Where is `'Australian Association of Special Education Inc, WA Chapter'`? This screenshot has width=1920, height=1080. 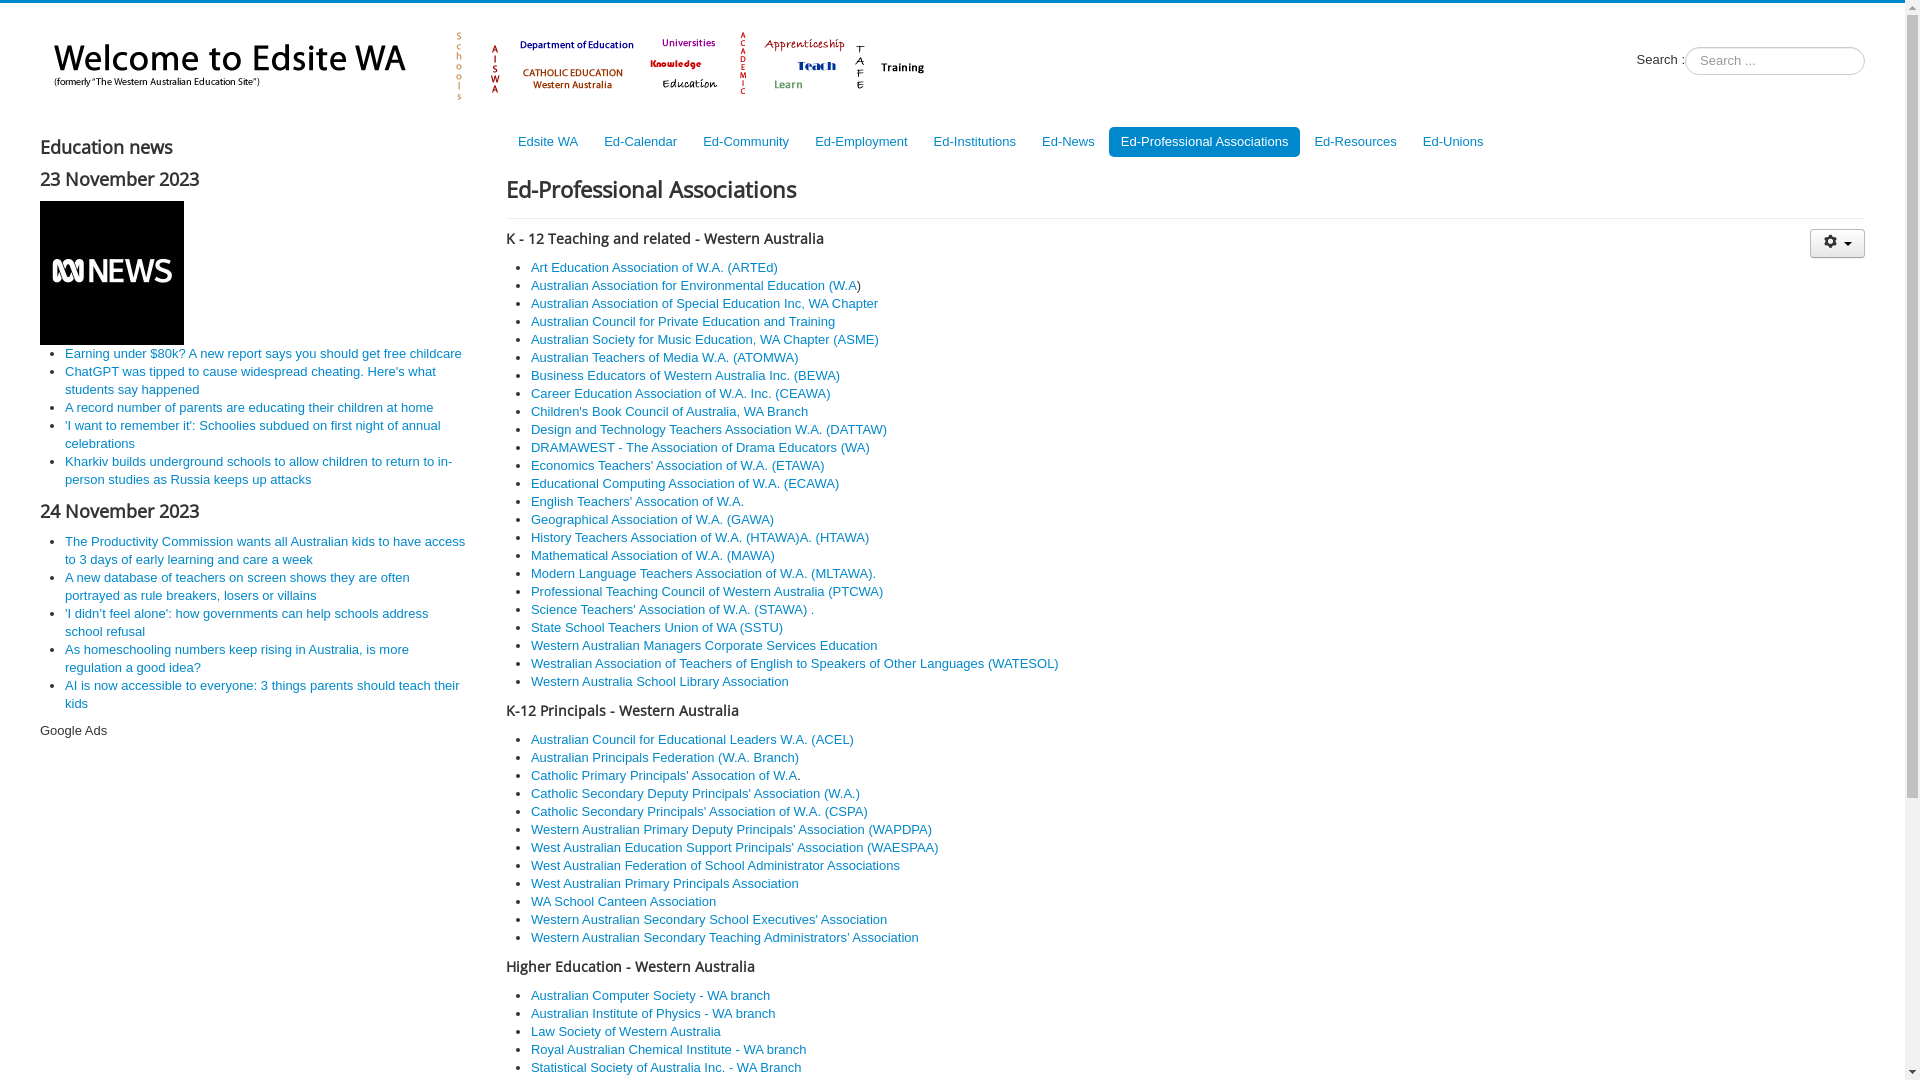
'Australian Association of Special Education Inc, WA Chapter' is located at coordinates (704, 303).